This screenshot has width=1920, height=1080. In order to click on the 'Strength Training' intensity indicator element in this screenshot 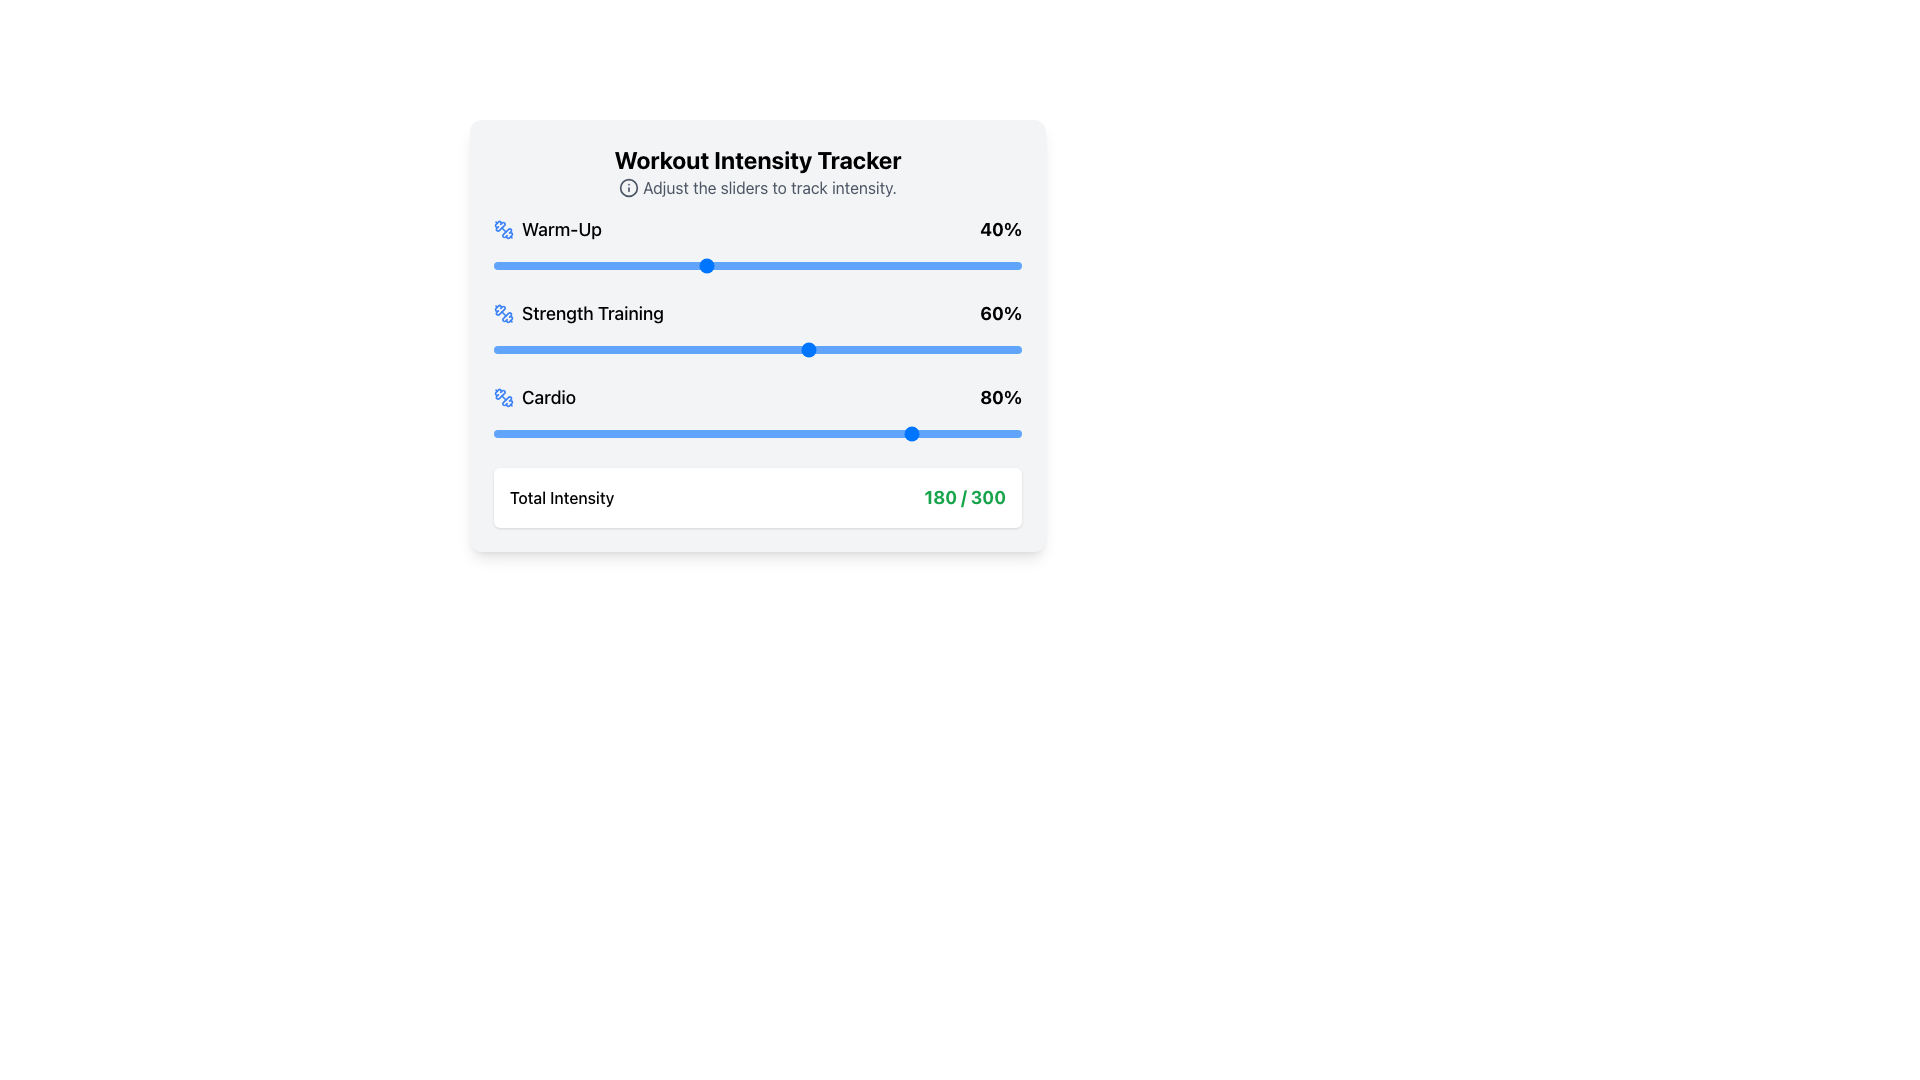, I will do `click(757, 313)`.